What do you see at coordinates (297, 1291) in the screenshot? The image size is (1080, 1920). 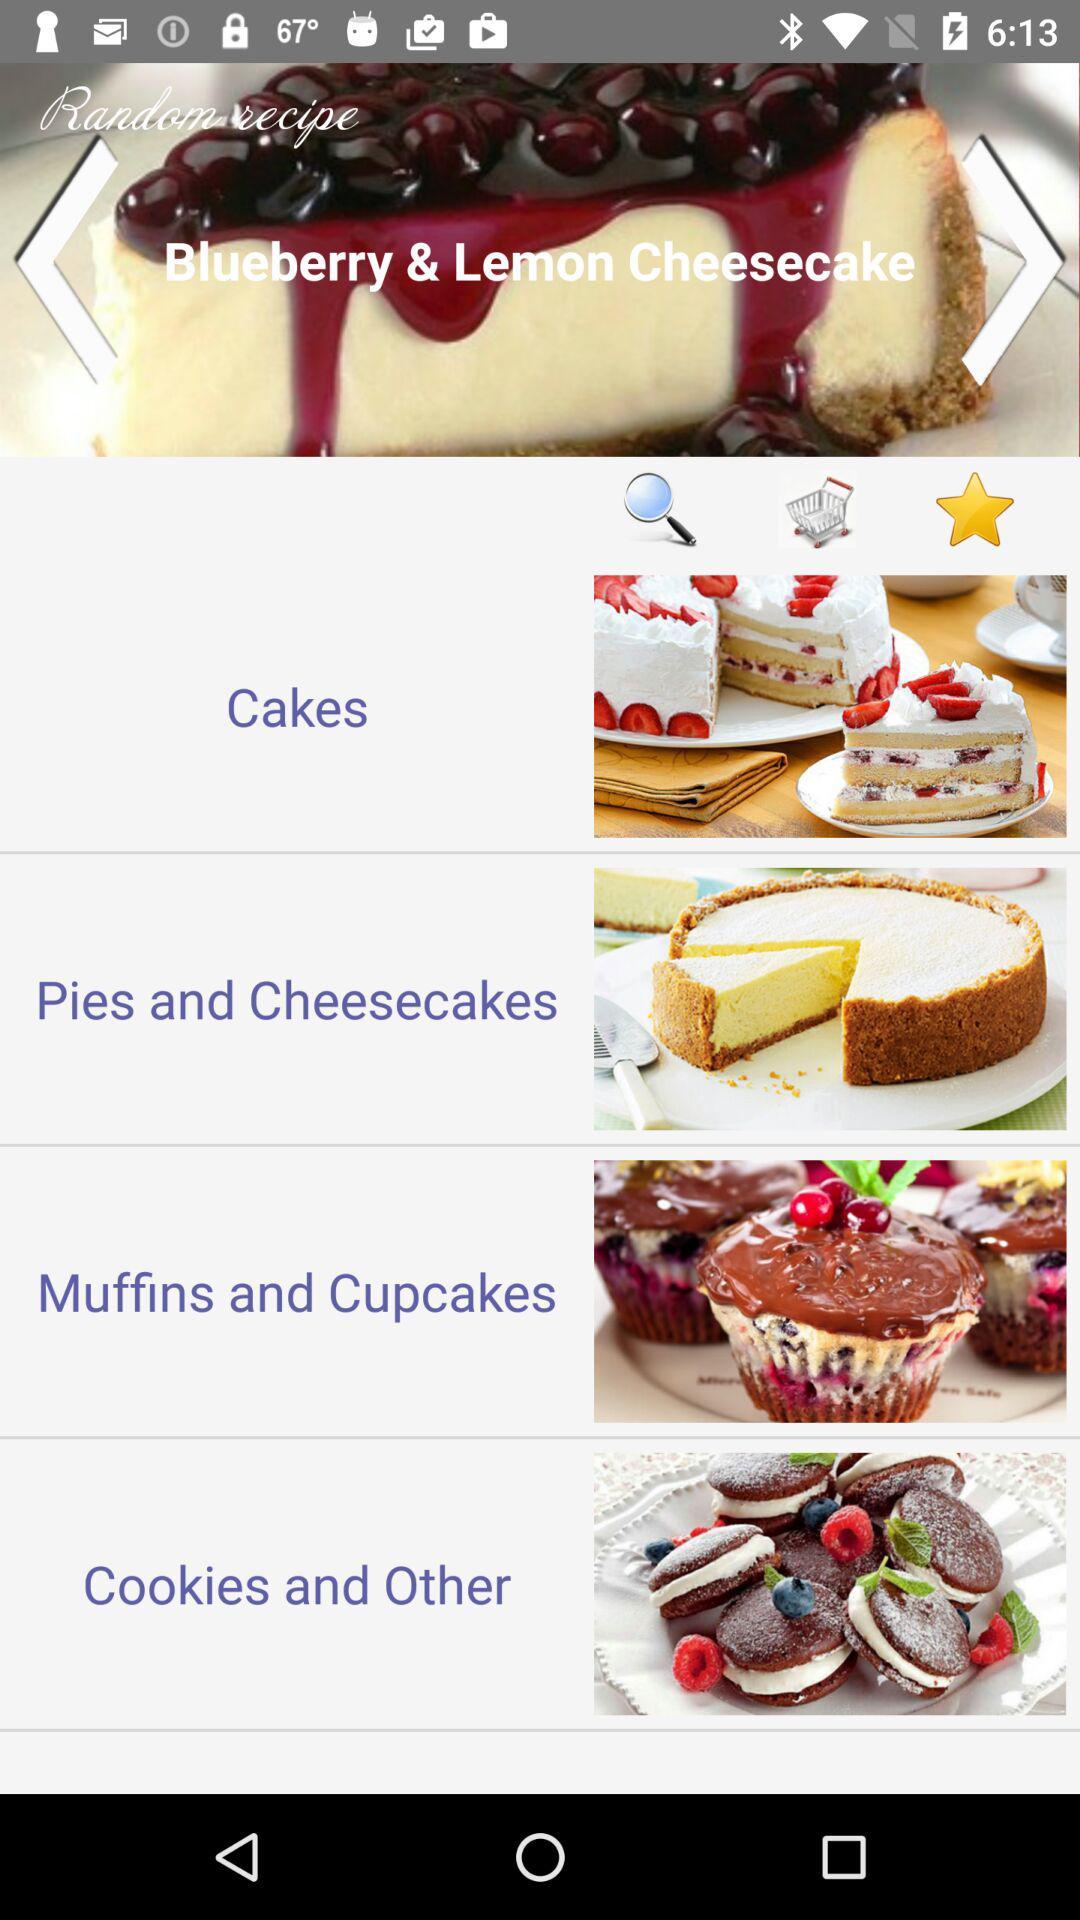 I see `icon below pies and cheesecakes icon` at bounding box center [297, 1291].